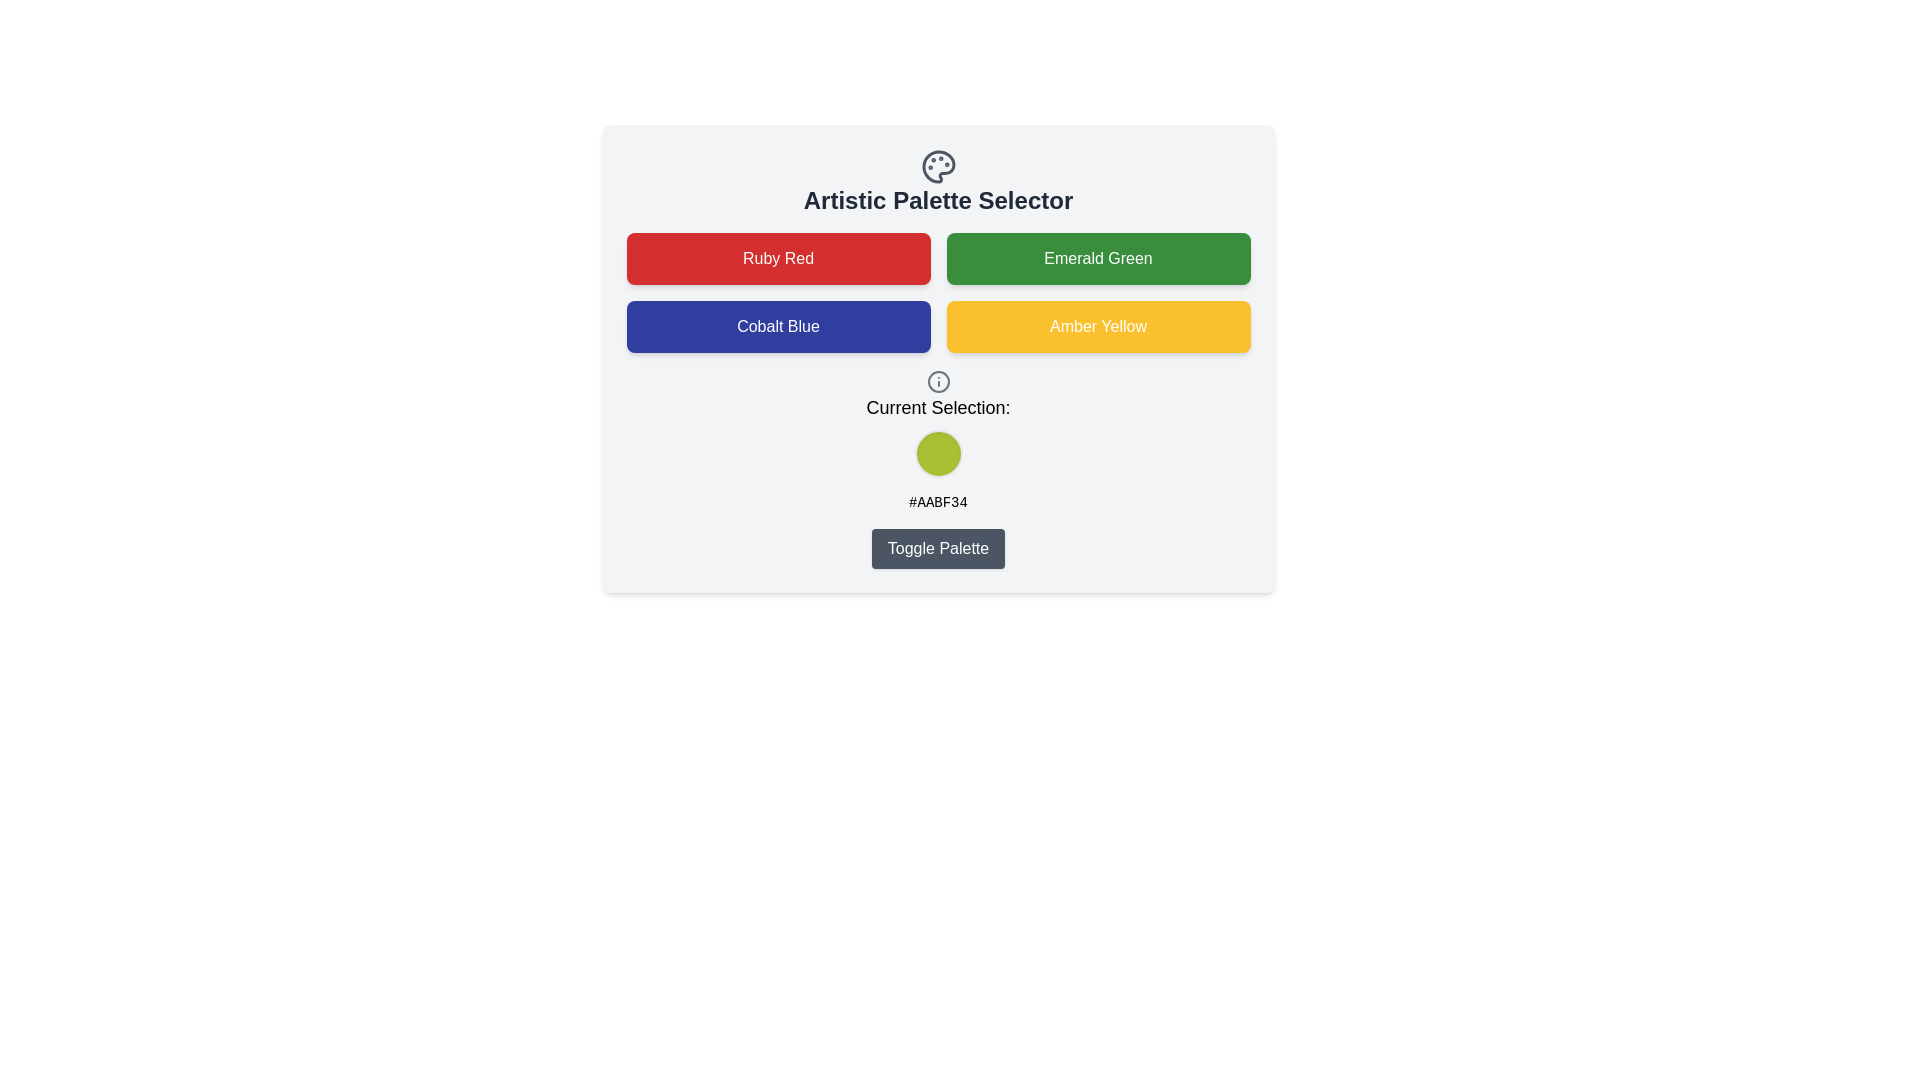 The height and width of the screenshot is (1080, 1920). I want to click on the color display and interaction section at the bottom half of the 'Artistic Palette Selector' card, so click(937, 468).